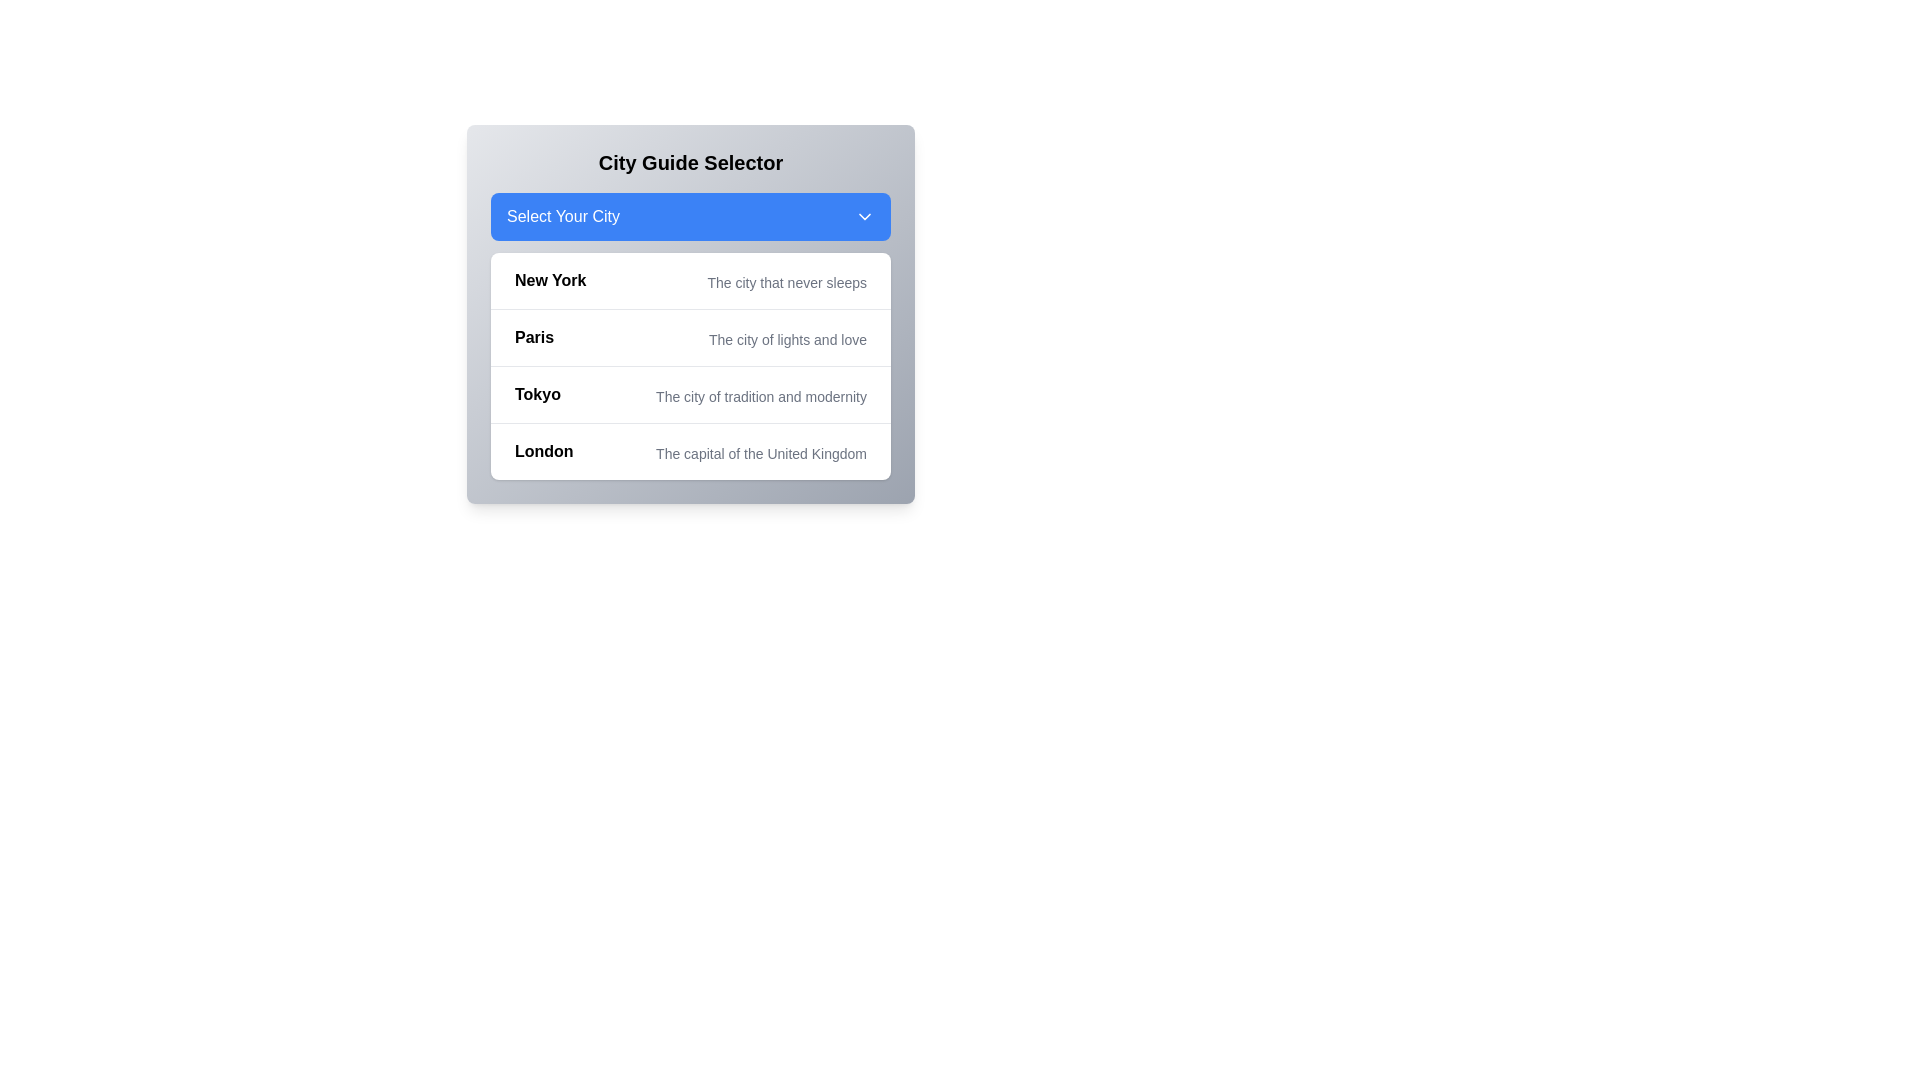 The image size is (1920, 1080). What do you see at coordinates (562, 216) in the screenshot?
I see `the text label indicating the currently selected option in the dropdown menu for city selection, located on the left side of the blue rectangular dropdown bar` at bounding box center [562, 216].